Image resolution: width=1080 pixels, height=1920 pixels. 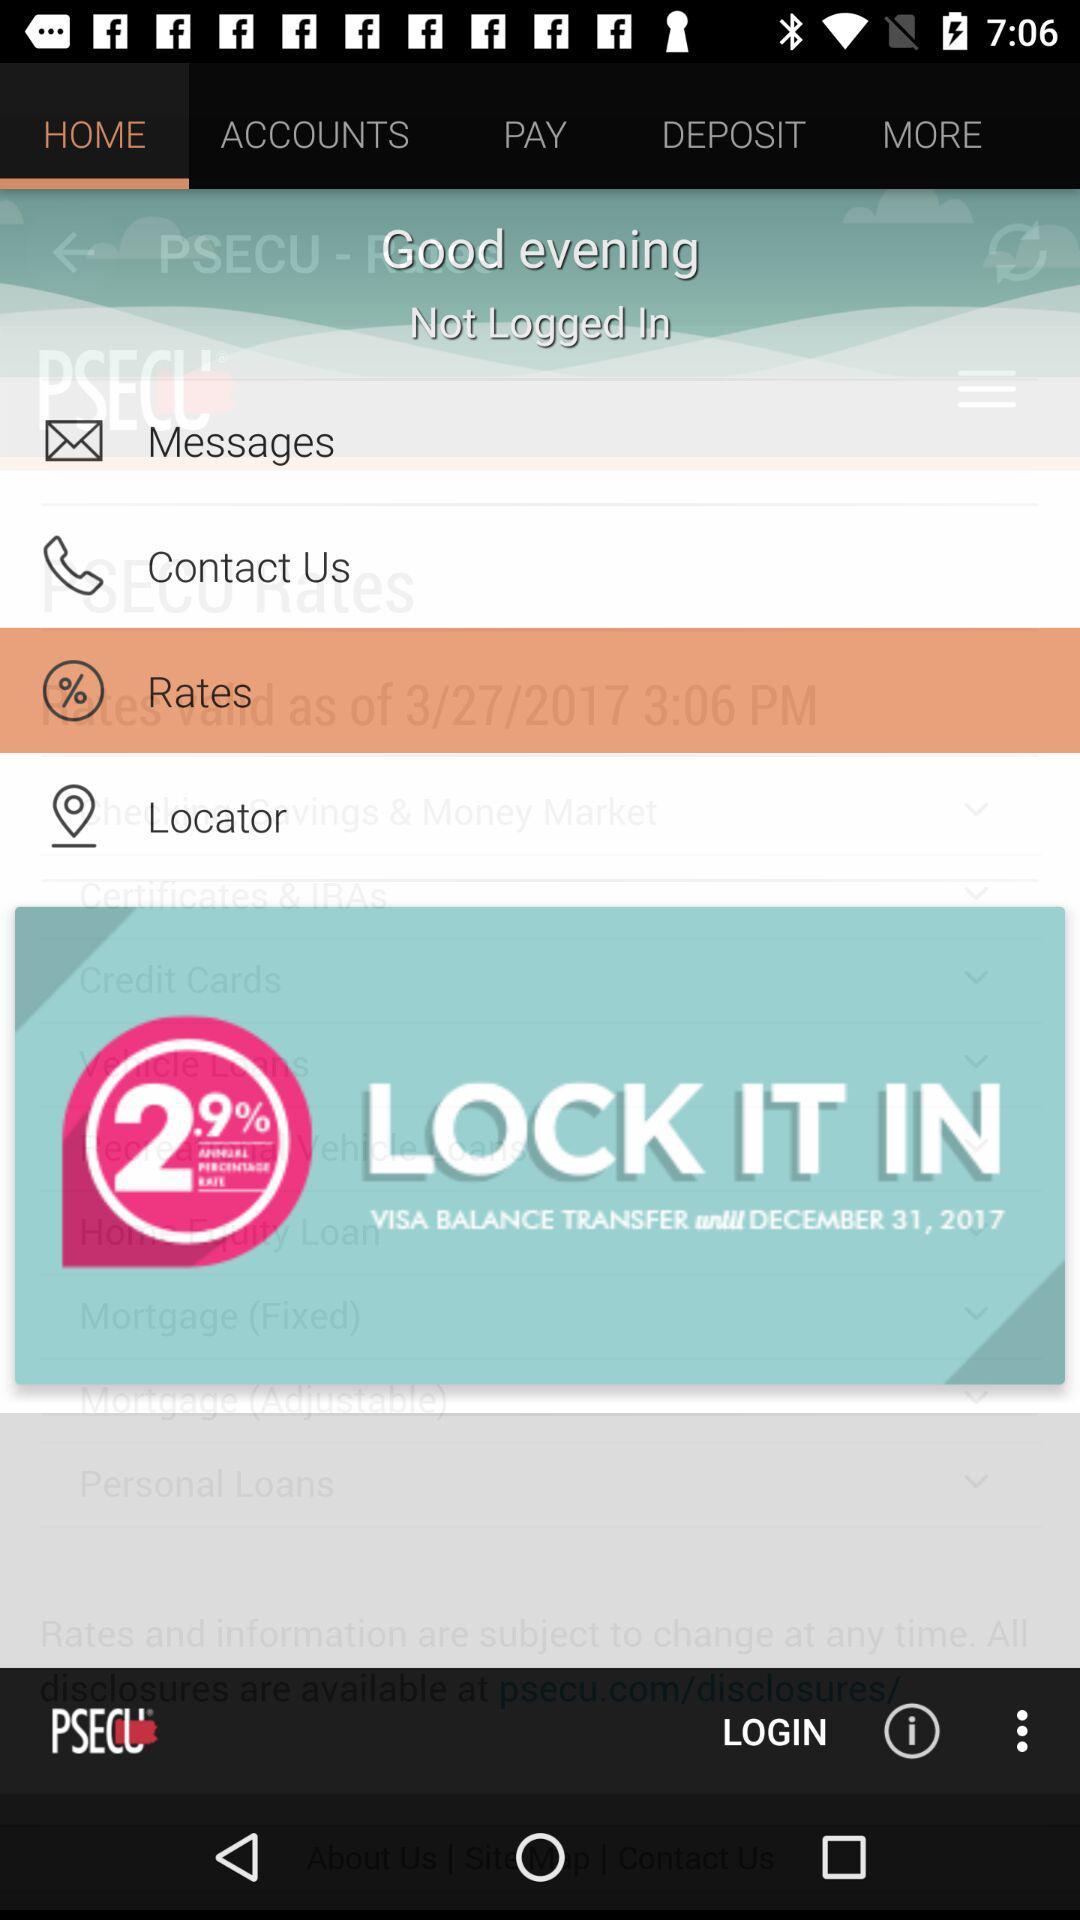 I want to click on login button at the bottom of the page, so click(x=774, y=1730).